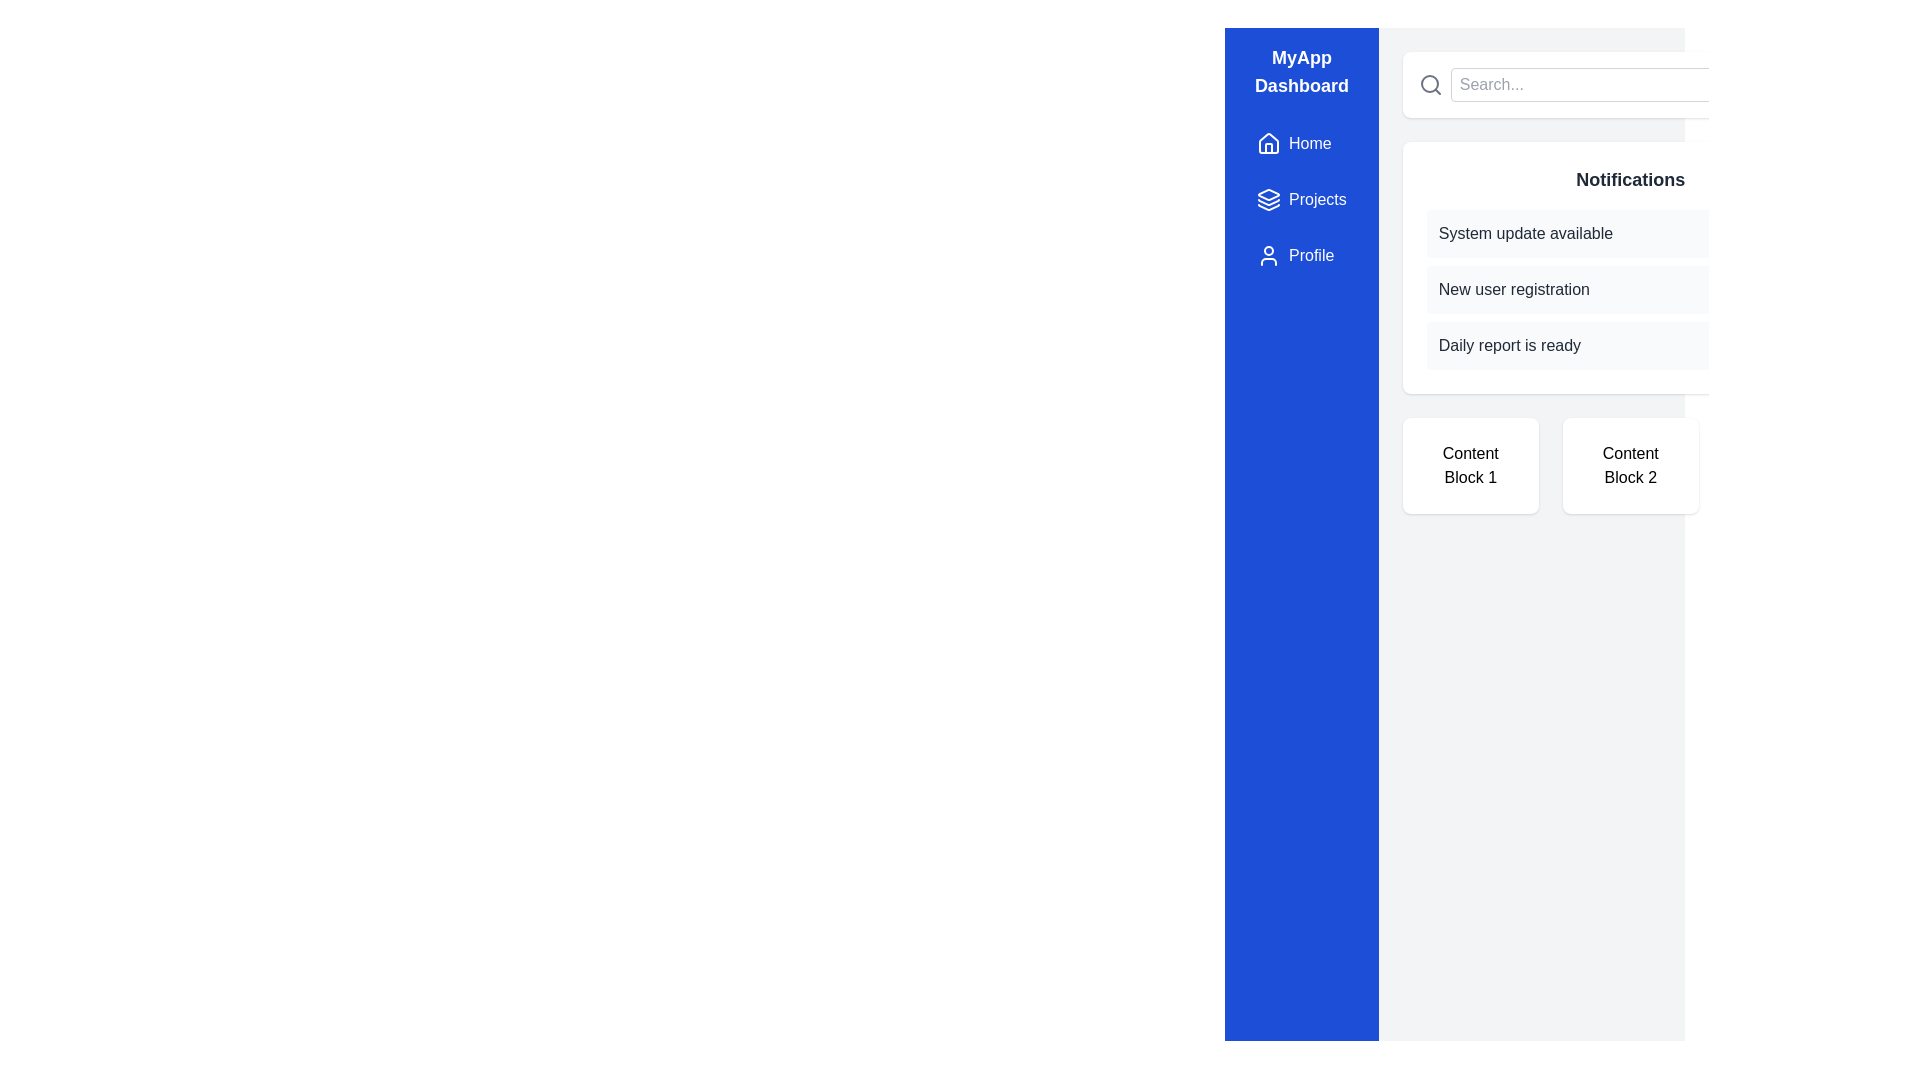 The width and height of the screenshot is (1920, 1080). I want to click on the notification element that displays 'Daily report is ready' along with the 'View' link, located within the Notifications section, so click(1630, 345).